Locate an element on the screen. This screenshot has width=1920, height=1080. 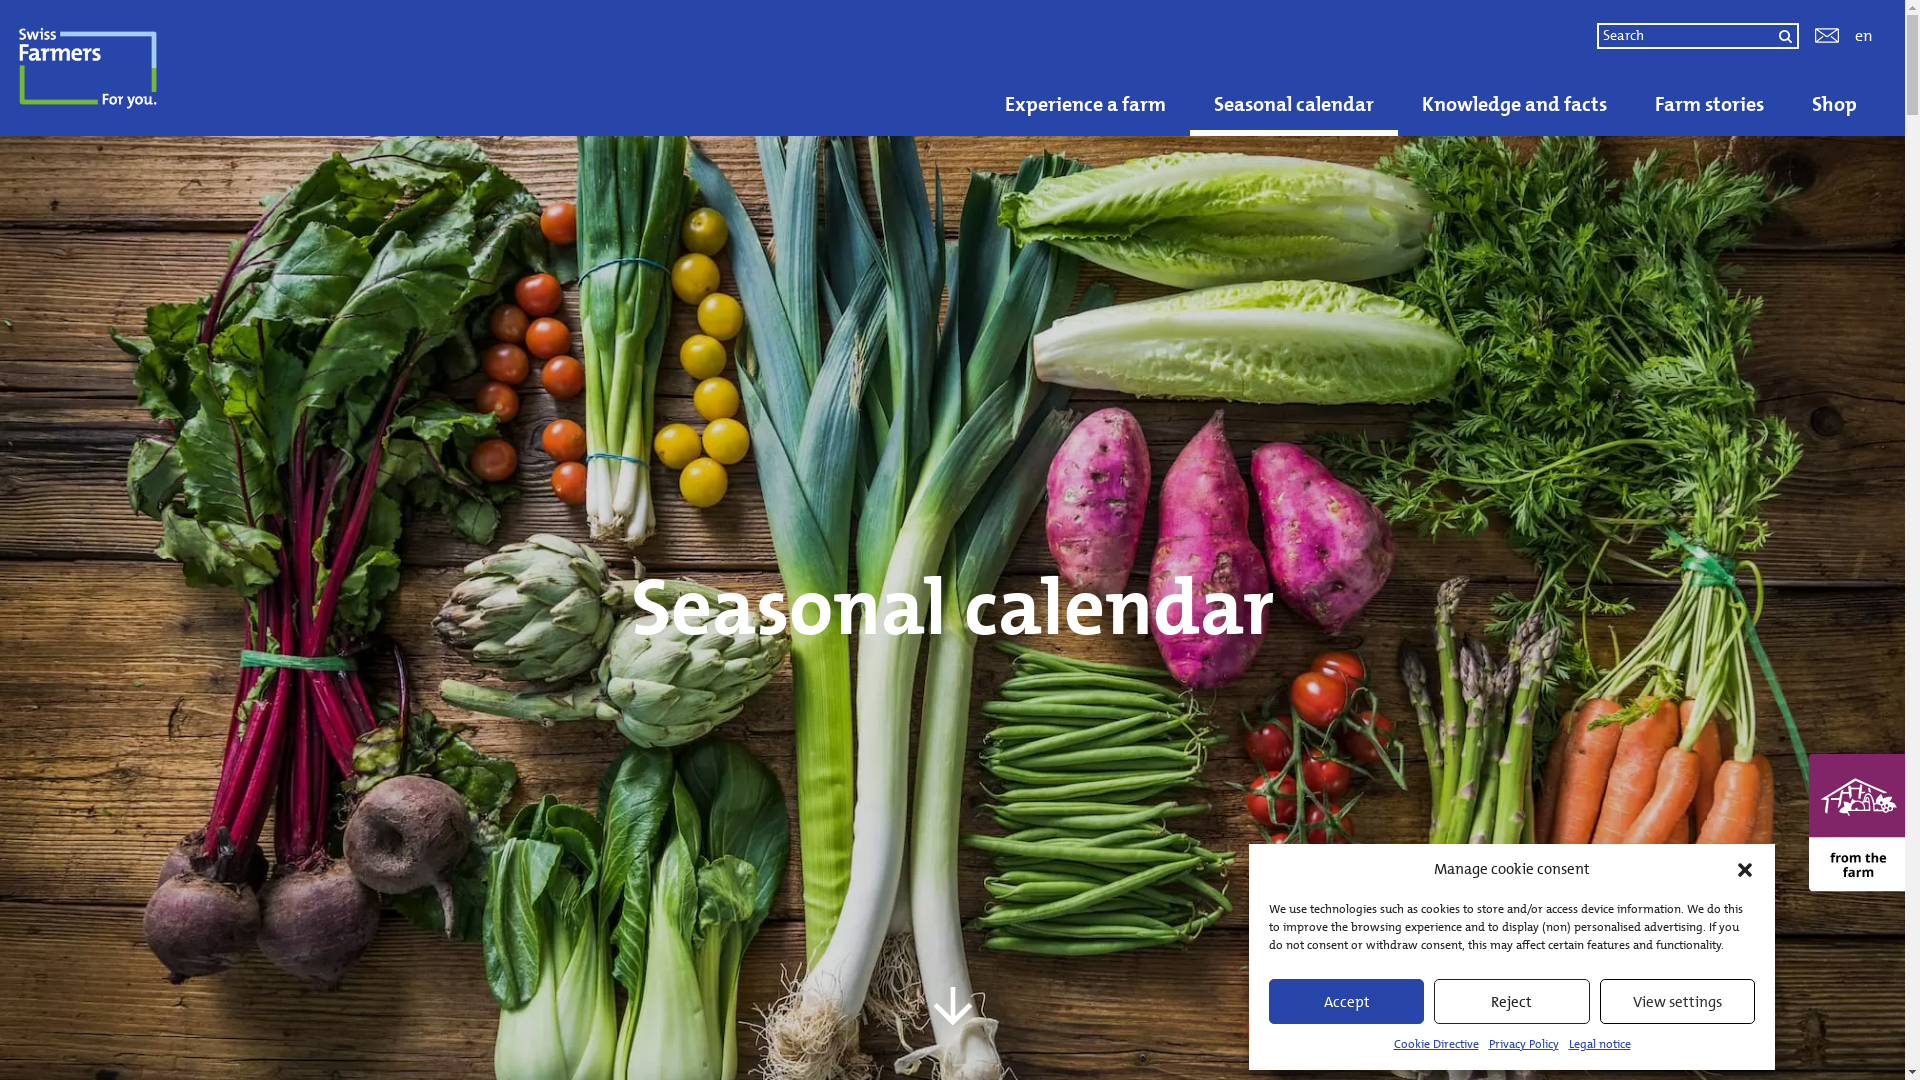
'Experience a farm' is located at coordinates (1084, 104).